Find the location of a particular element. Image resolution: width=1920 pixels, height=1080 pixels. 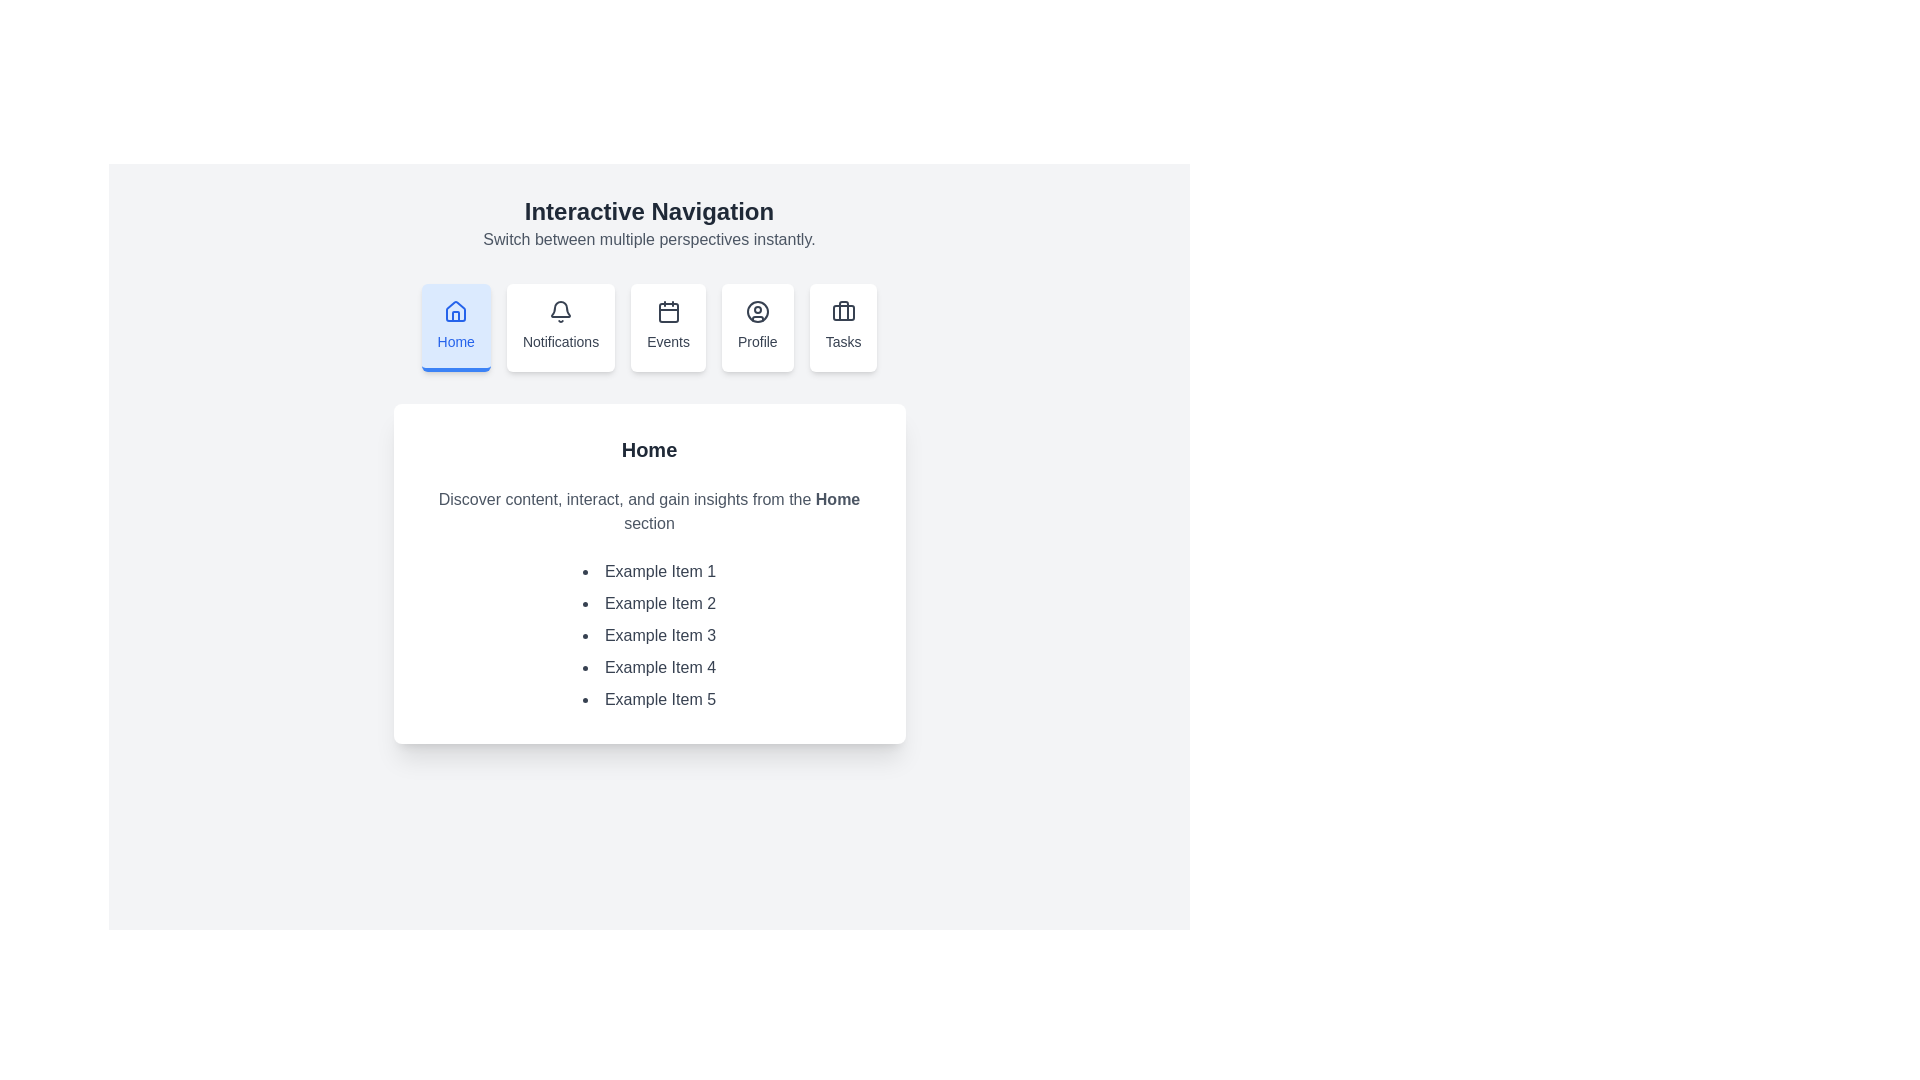

the text label displaying 'Example Item 2' in a dark gray color, which is the second item in a vertical bulleted list is located at coordinates (649, 603).